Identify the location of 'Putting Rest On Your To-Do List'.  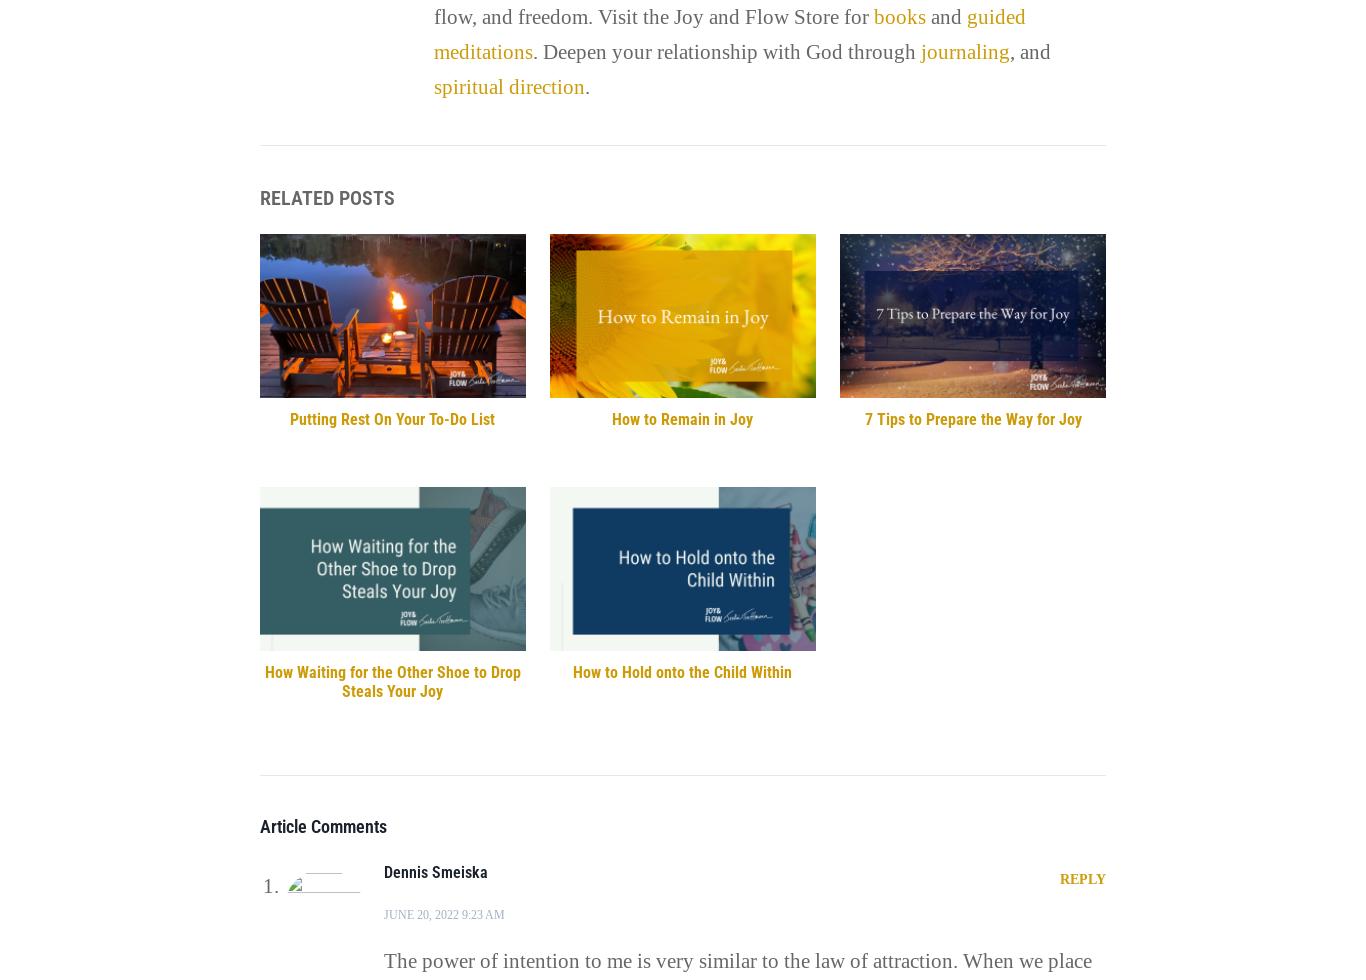
(391, 418).